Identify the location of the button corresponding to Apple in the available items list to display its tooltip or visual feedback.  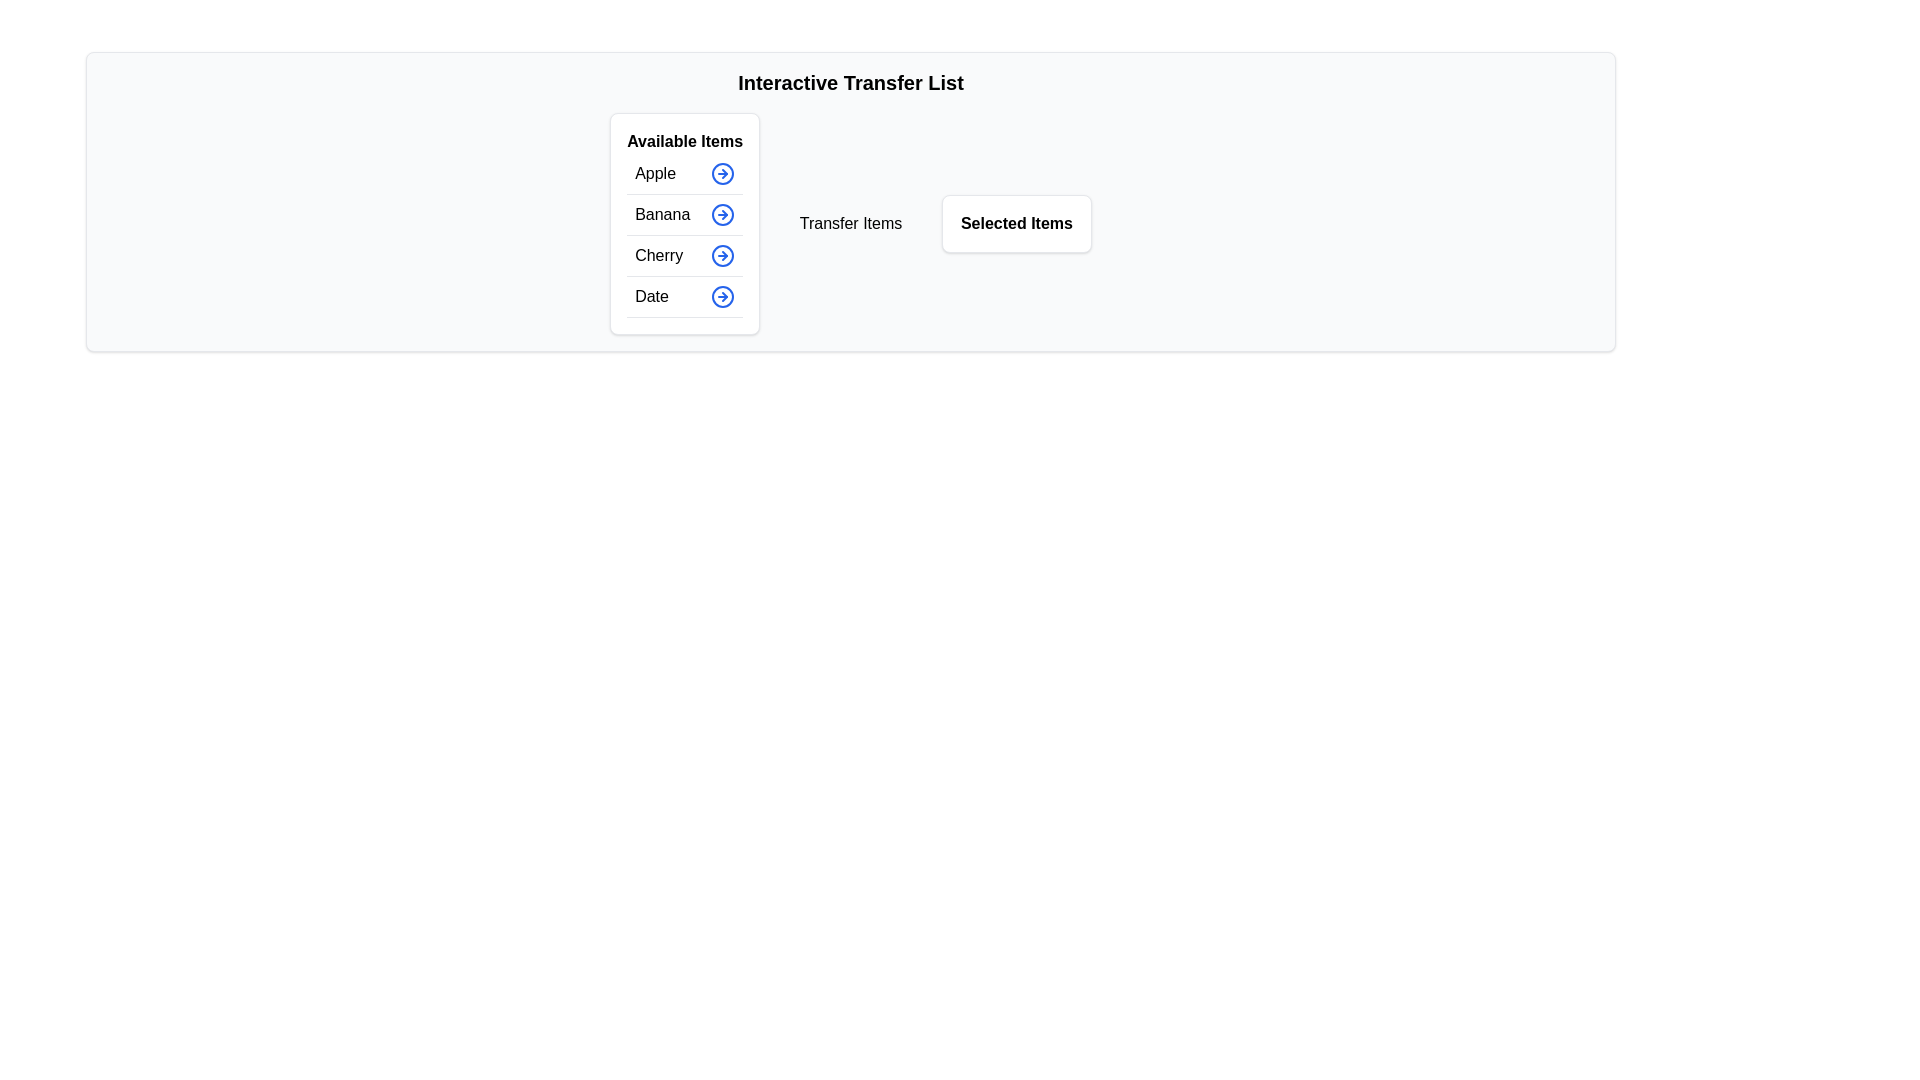
(722, 172).